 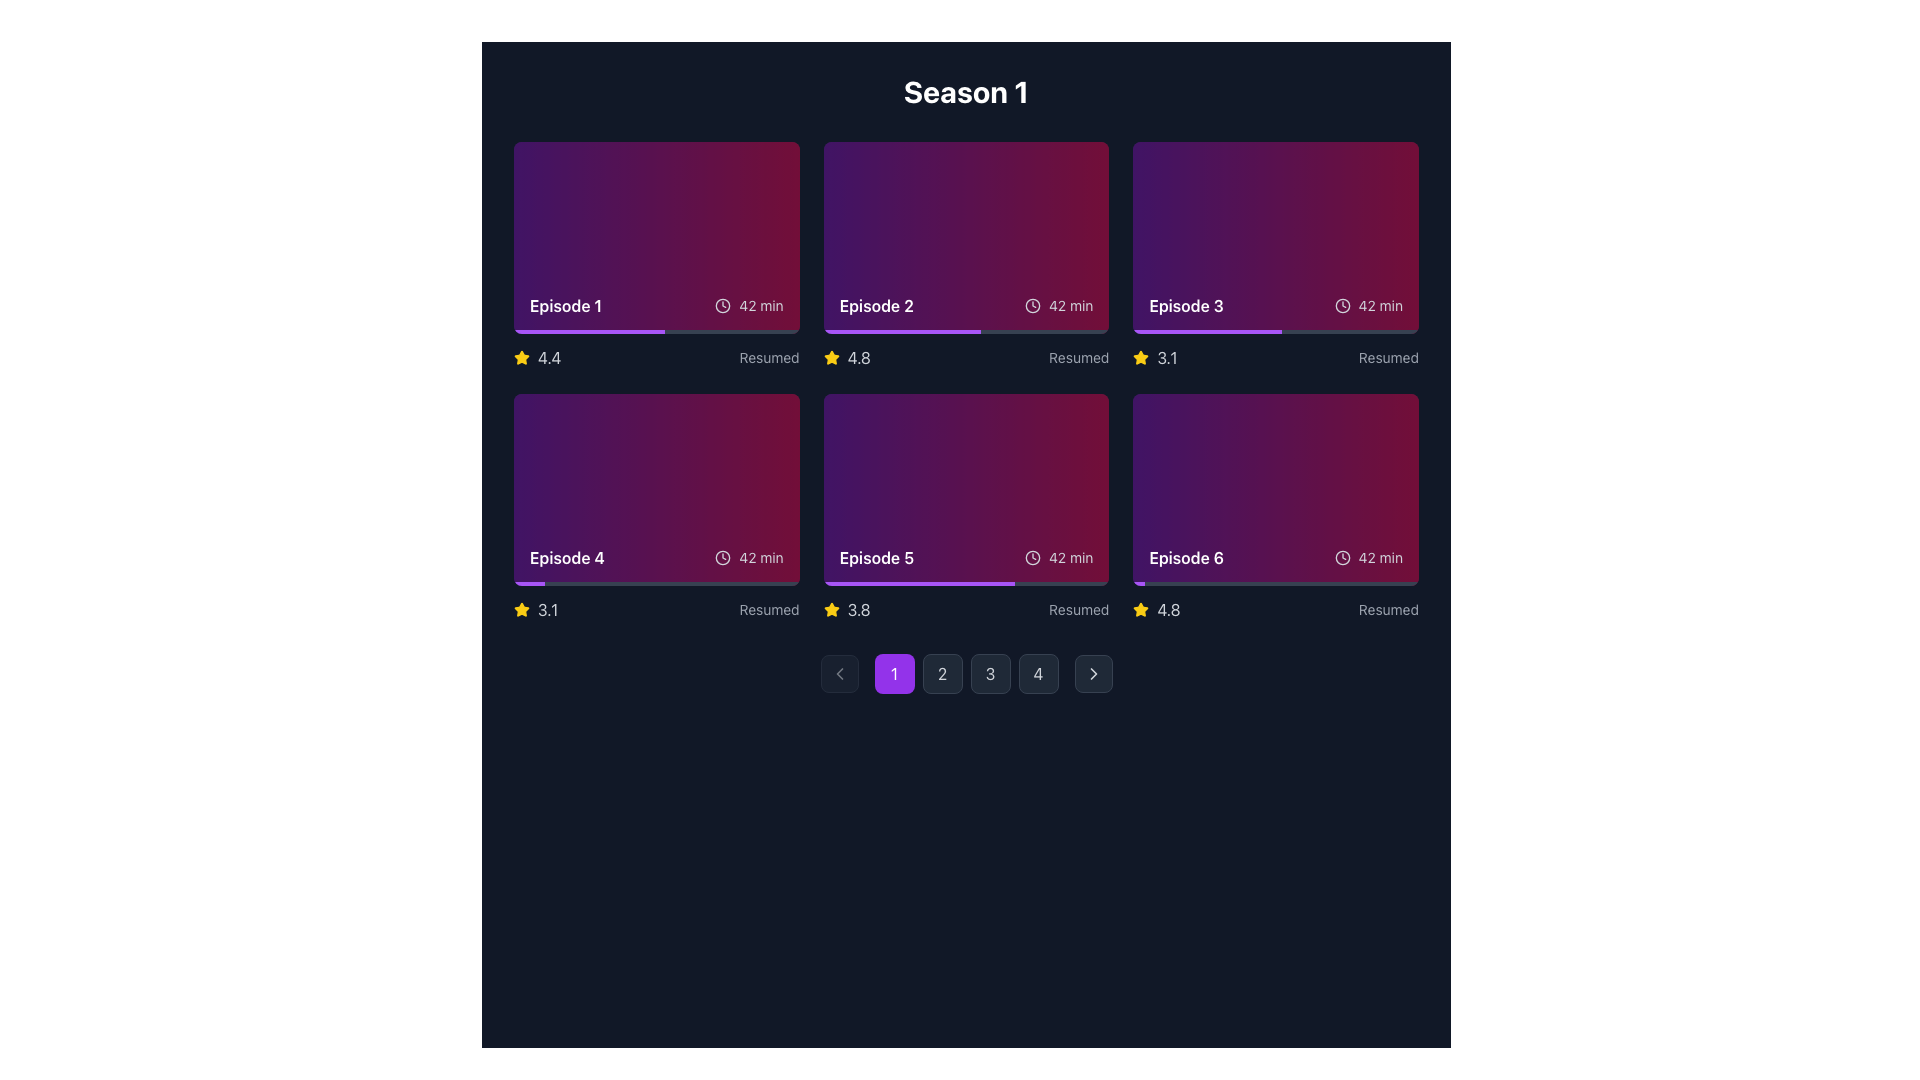 What do you see at coordinates (760, 558) in the screenshot?
I see `the text label indicating the duration of the episode in minutes, located at the bottom right corner of 'Episode 4', adjacent to a small clock icon` at bounding box center [760, 558].